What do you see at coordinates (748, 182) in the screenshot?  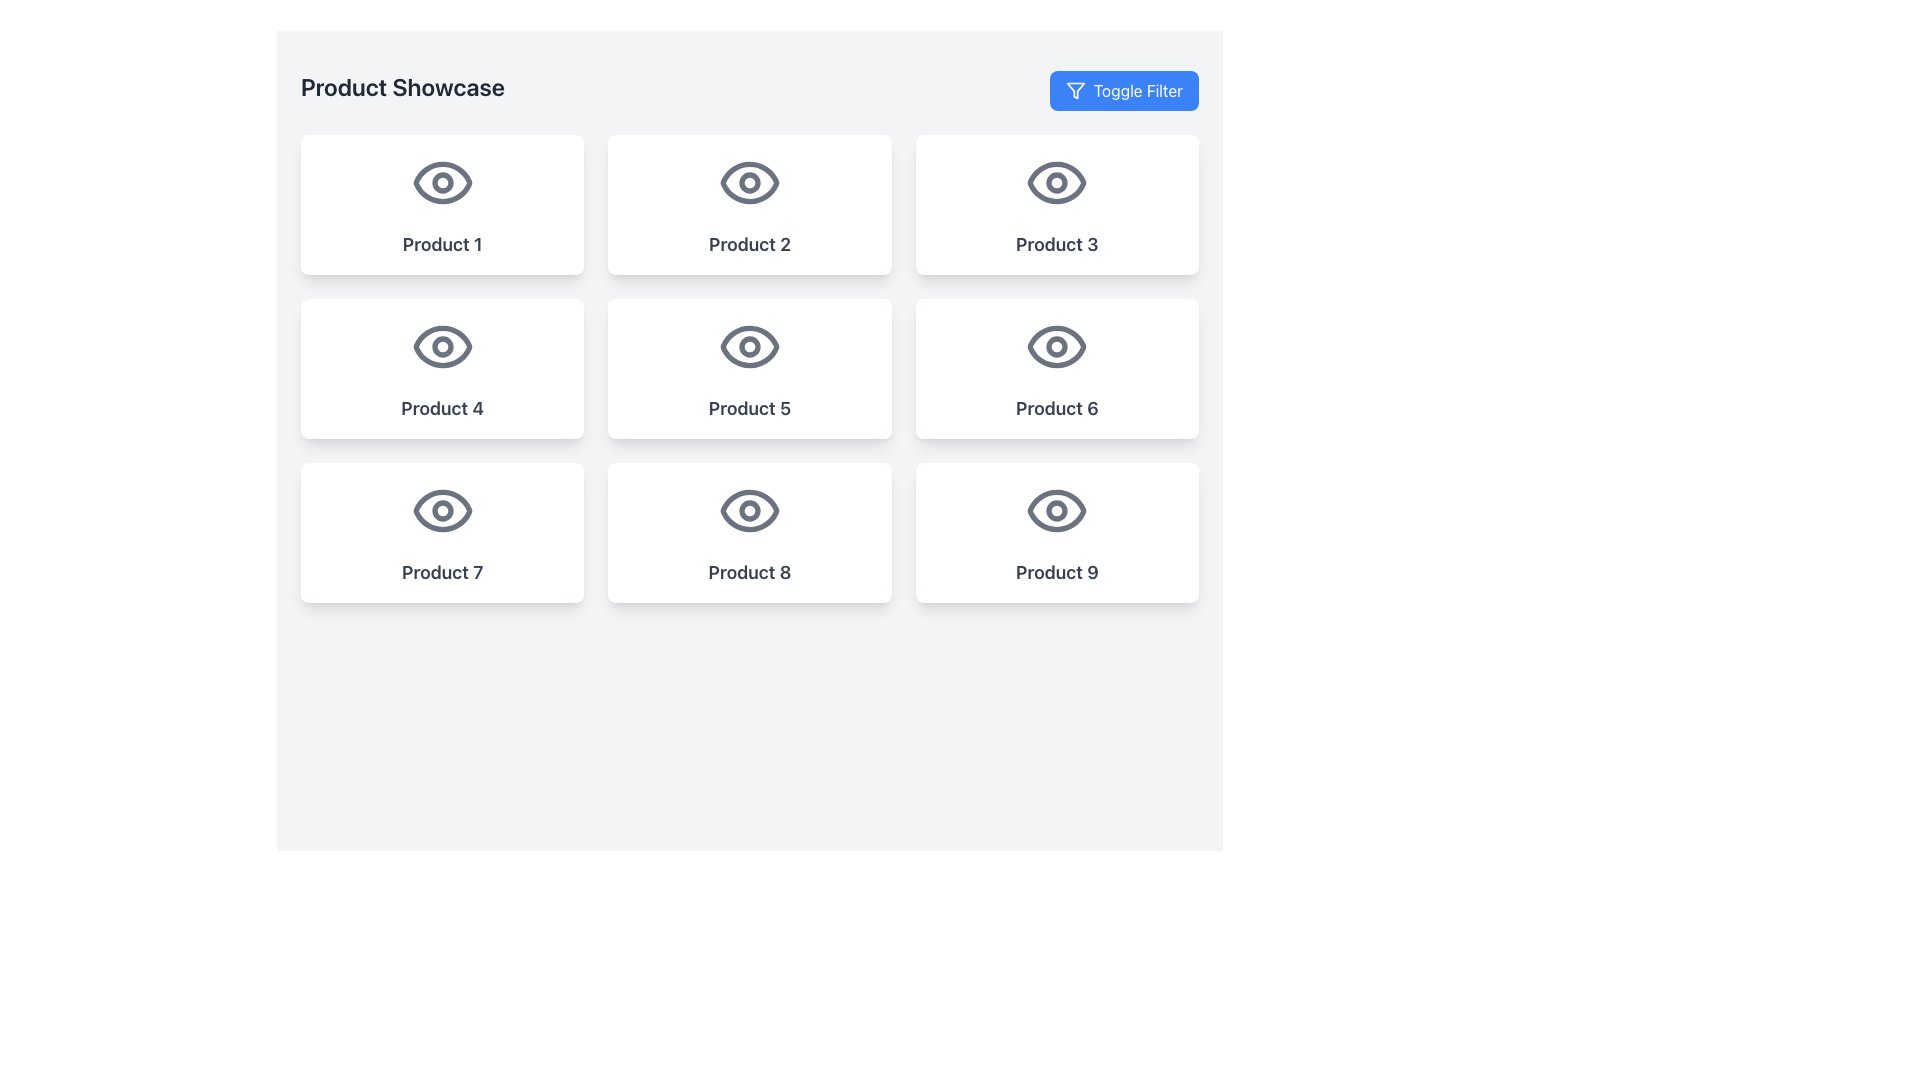 I see `the icon located at the center top of the card labeled 'Product 2'` at bounding box center [748, 182].